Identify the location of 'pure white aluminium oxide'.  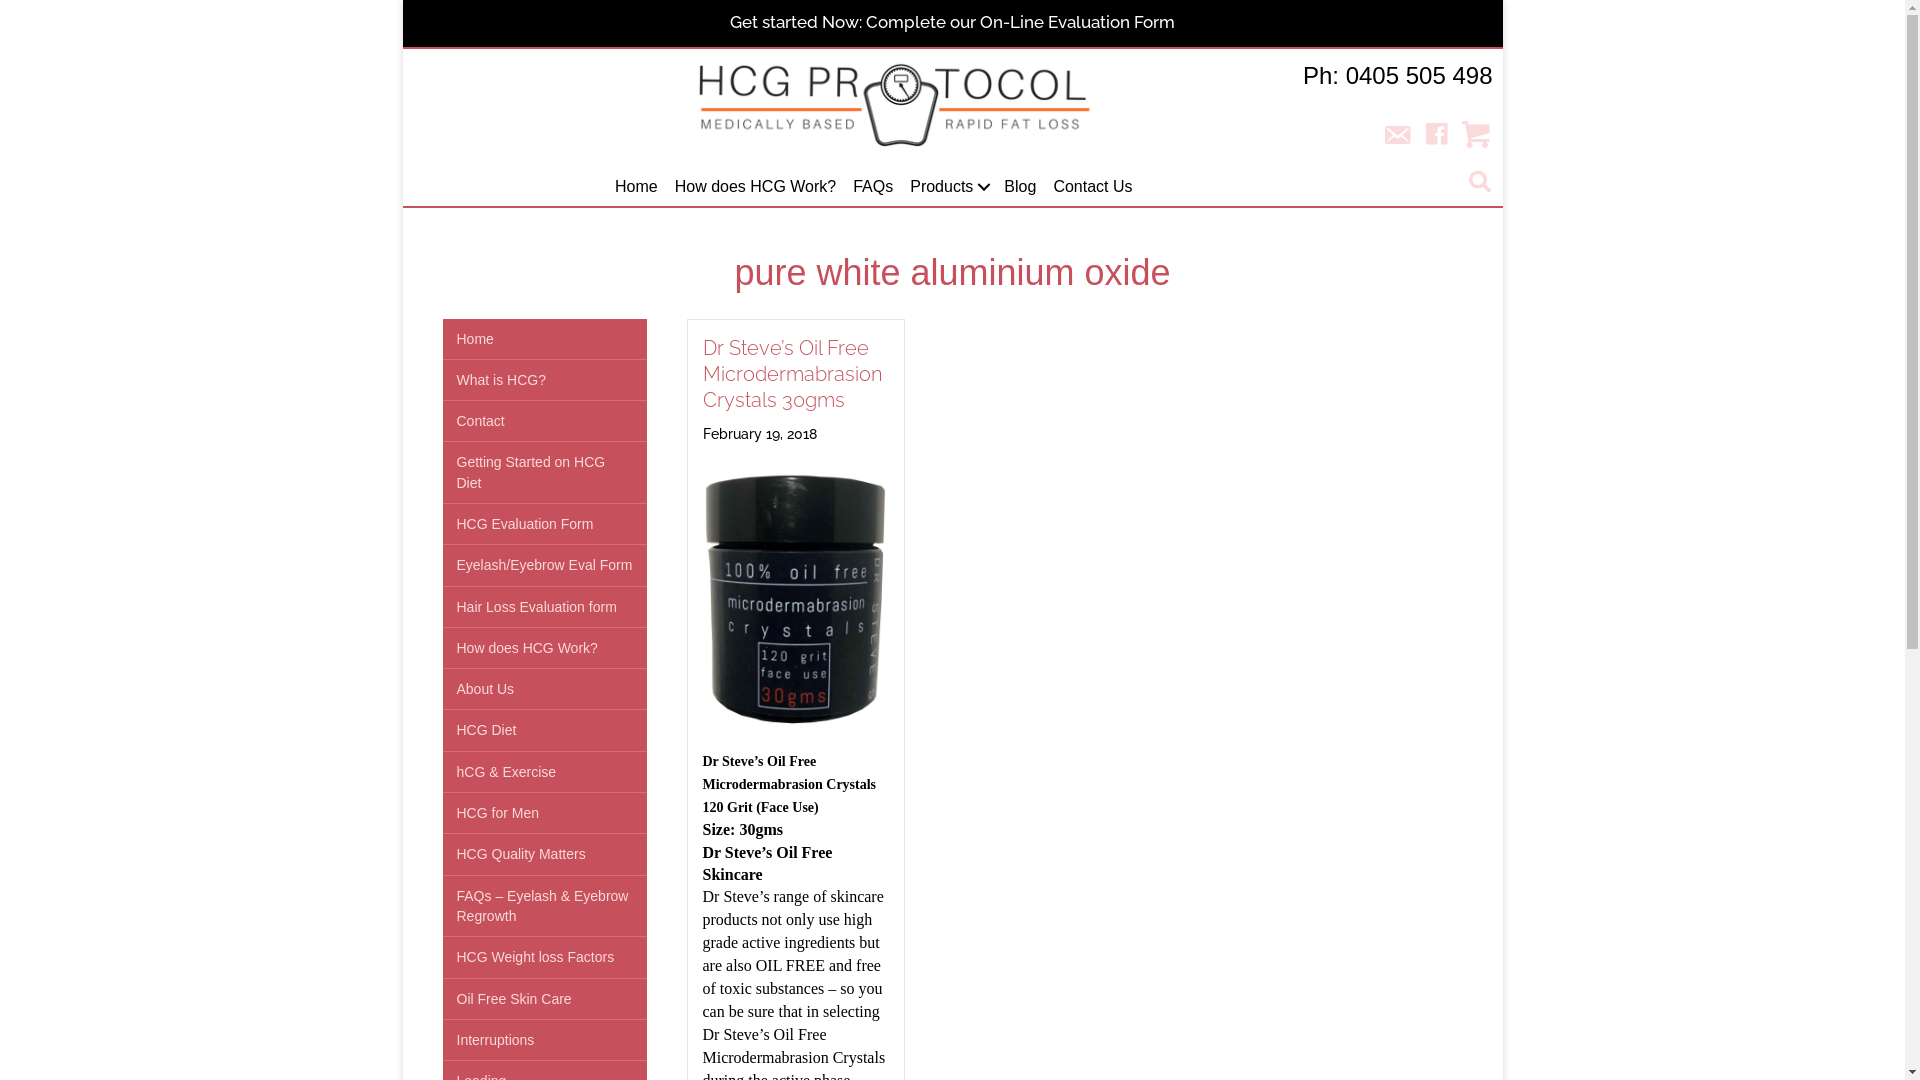
(950, 272).